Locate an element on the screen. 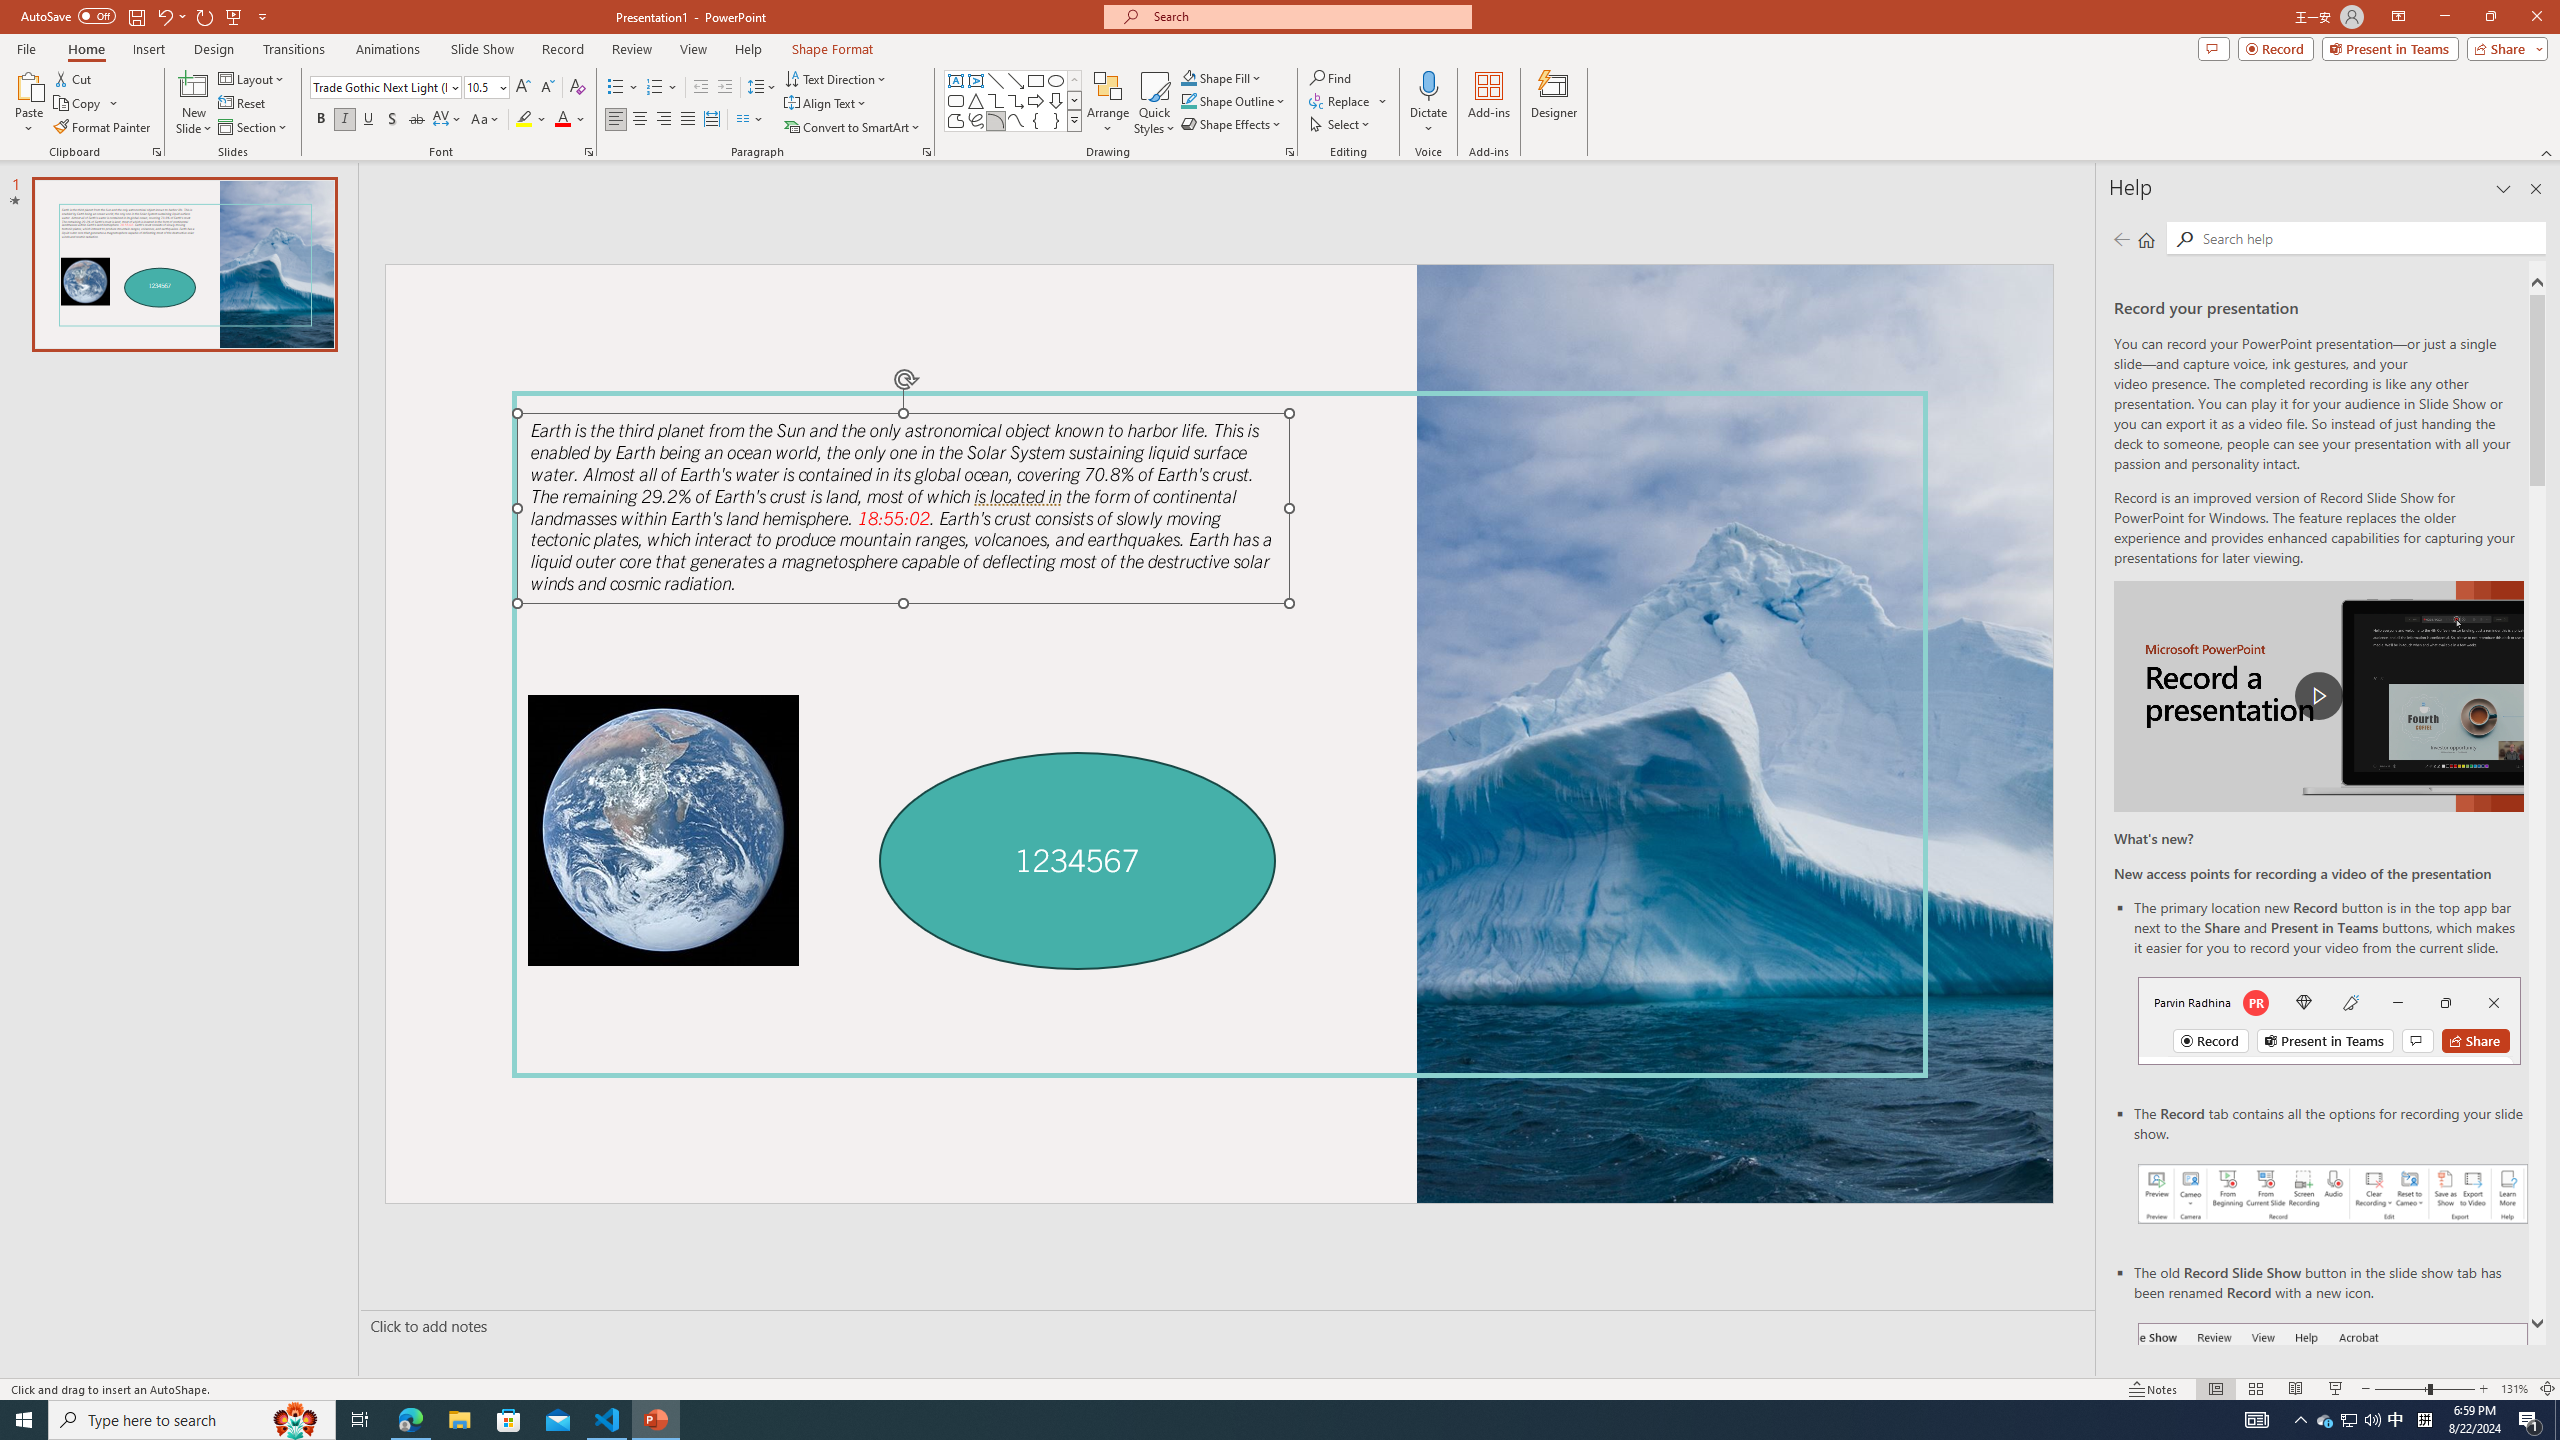 This screenshot has width=2560, height=1440. 'Record your presentations screenshot one' is located at coordinates (2332, 1192).